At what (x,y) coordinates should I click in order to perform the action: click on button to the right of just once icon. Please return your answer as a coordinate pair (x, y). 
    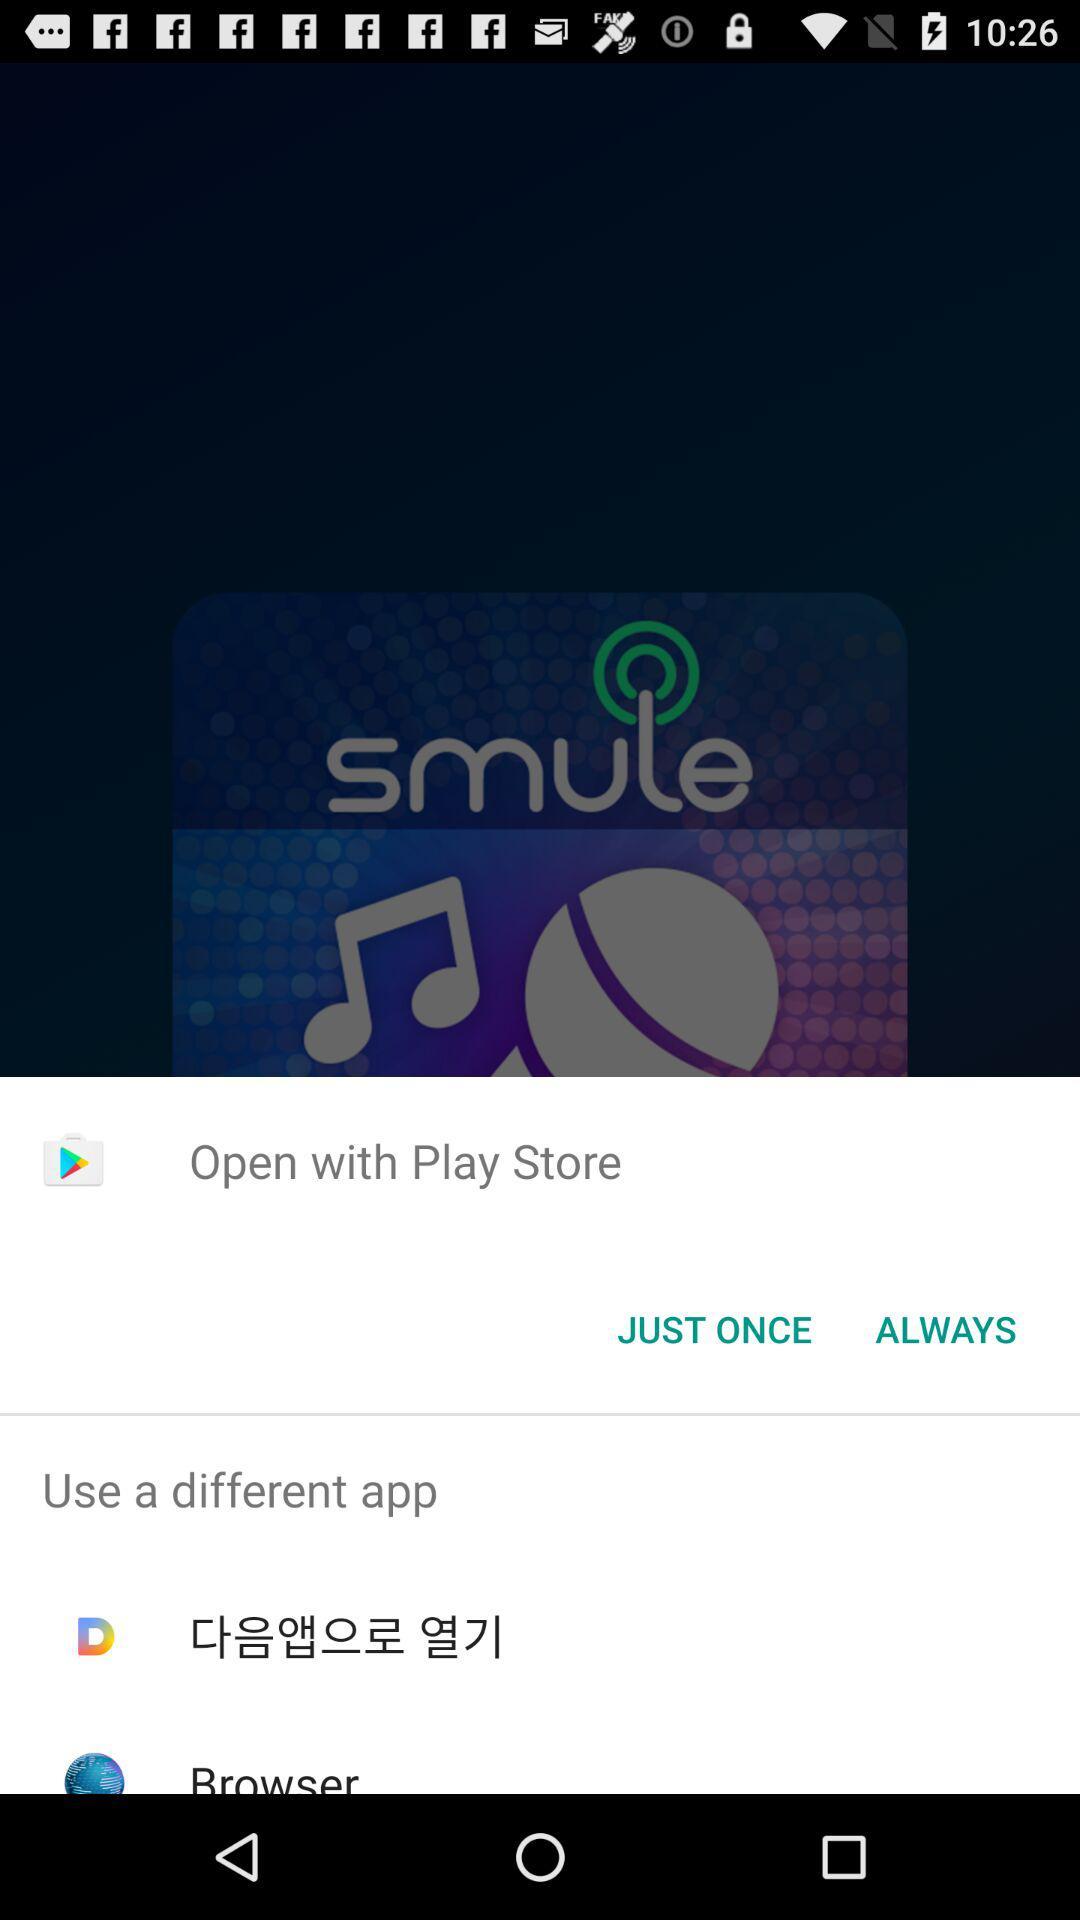
    Looking at the image, I should click on (945, 1329).